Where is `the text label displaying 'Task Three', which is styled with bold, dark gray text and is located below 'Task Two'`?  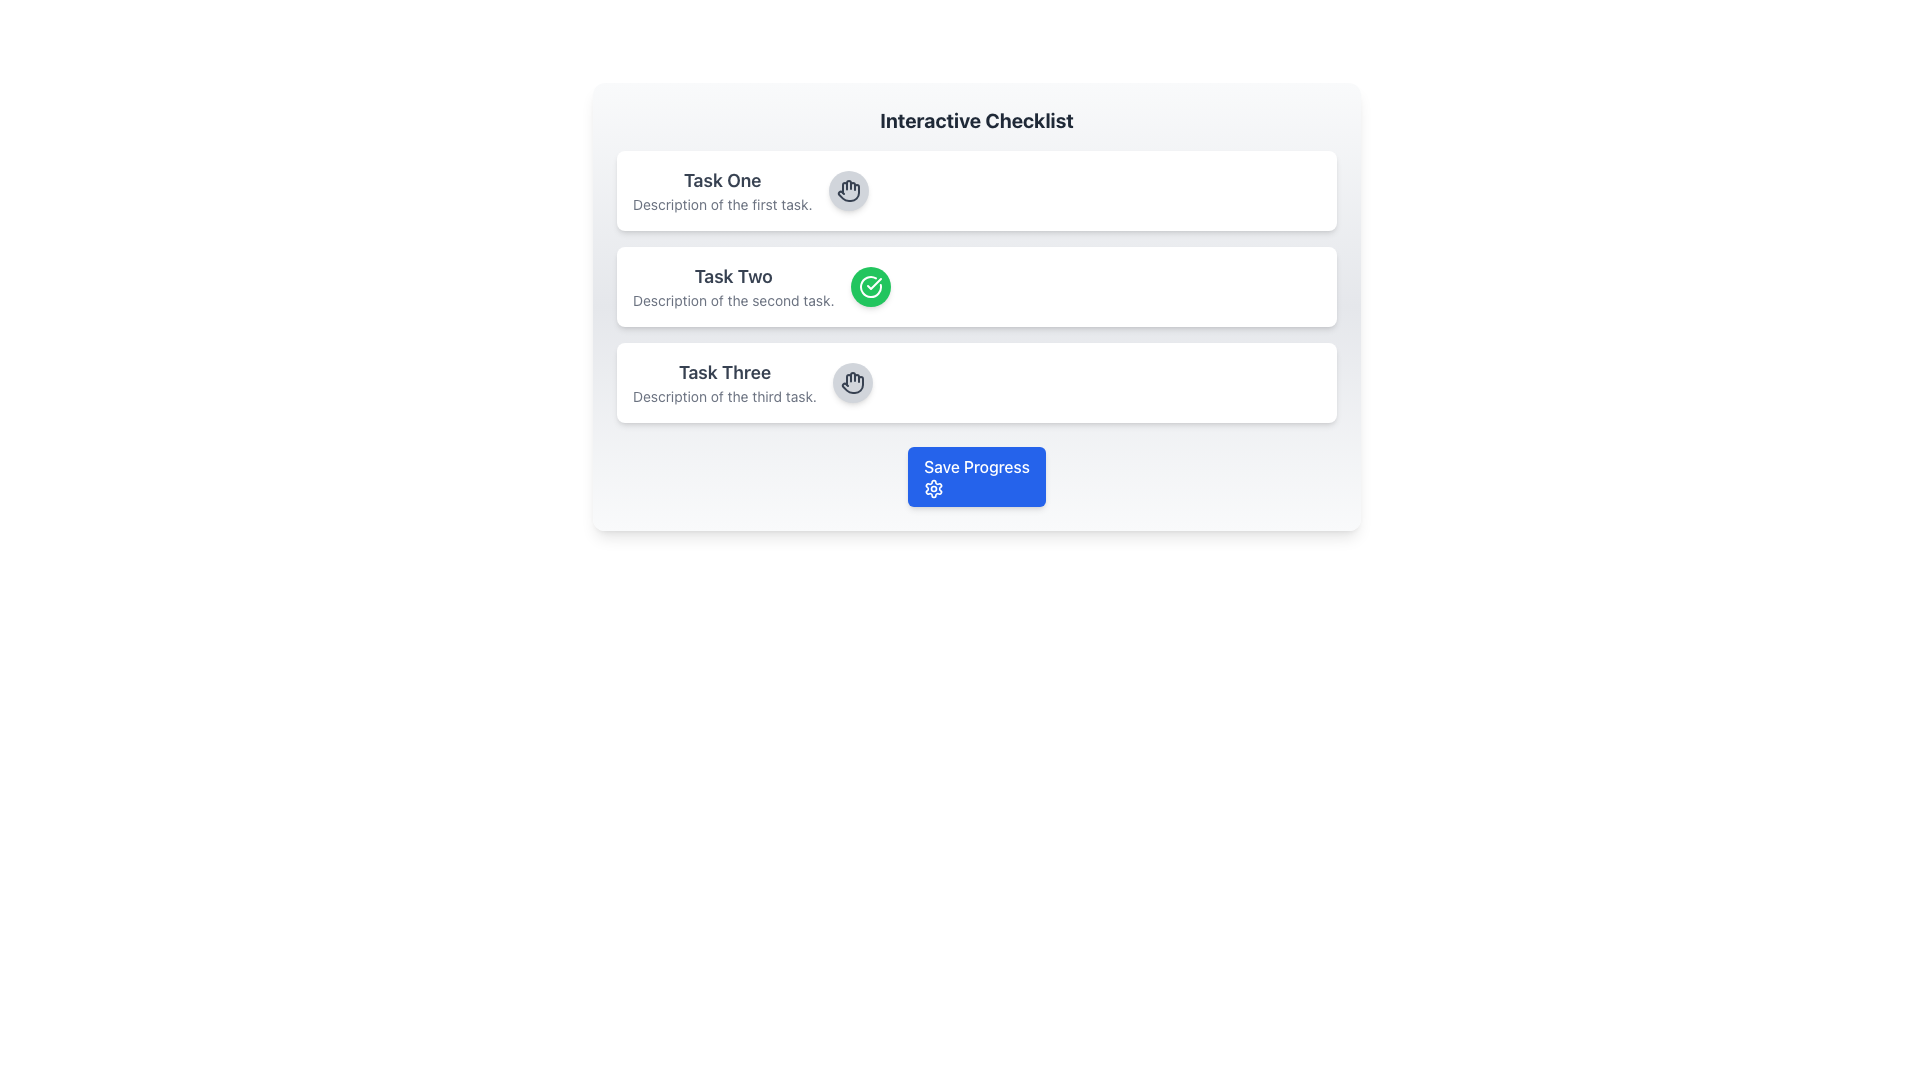 the text label displaying 'Task Three', which is styled with bold, dark gray text and is located below 'Task Two' is located at coordinates (723, 373).